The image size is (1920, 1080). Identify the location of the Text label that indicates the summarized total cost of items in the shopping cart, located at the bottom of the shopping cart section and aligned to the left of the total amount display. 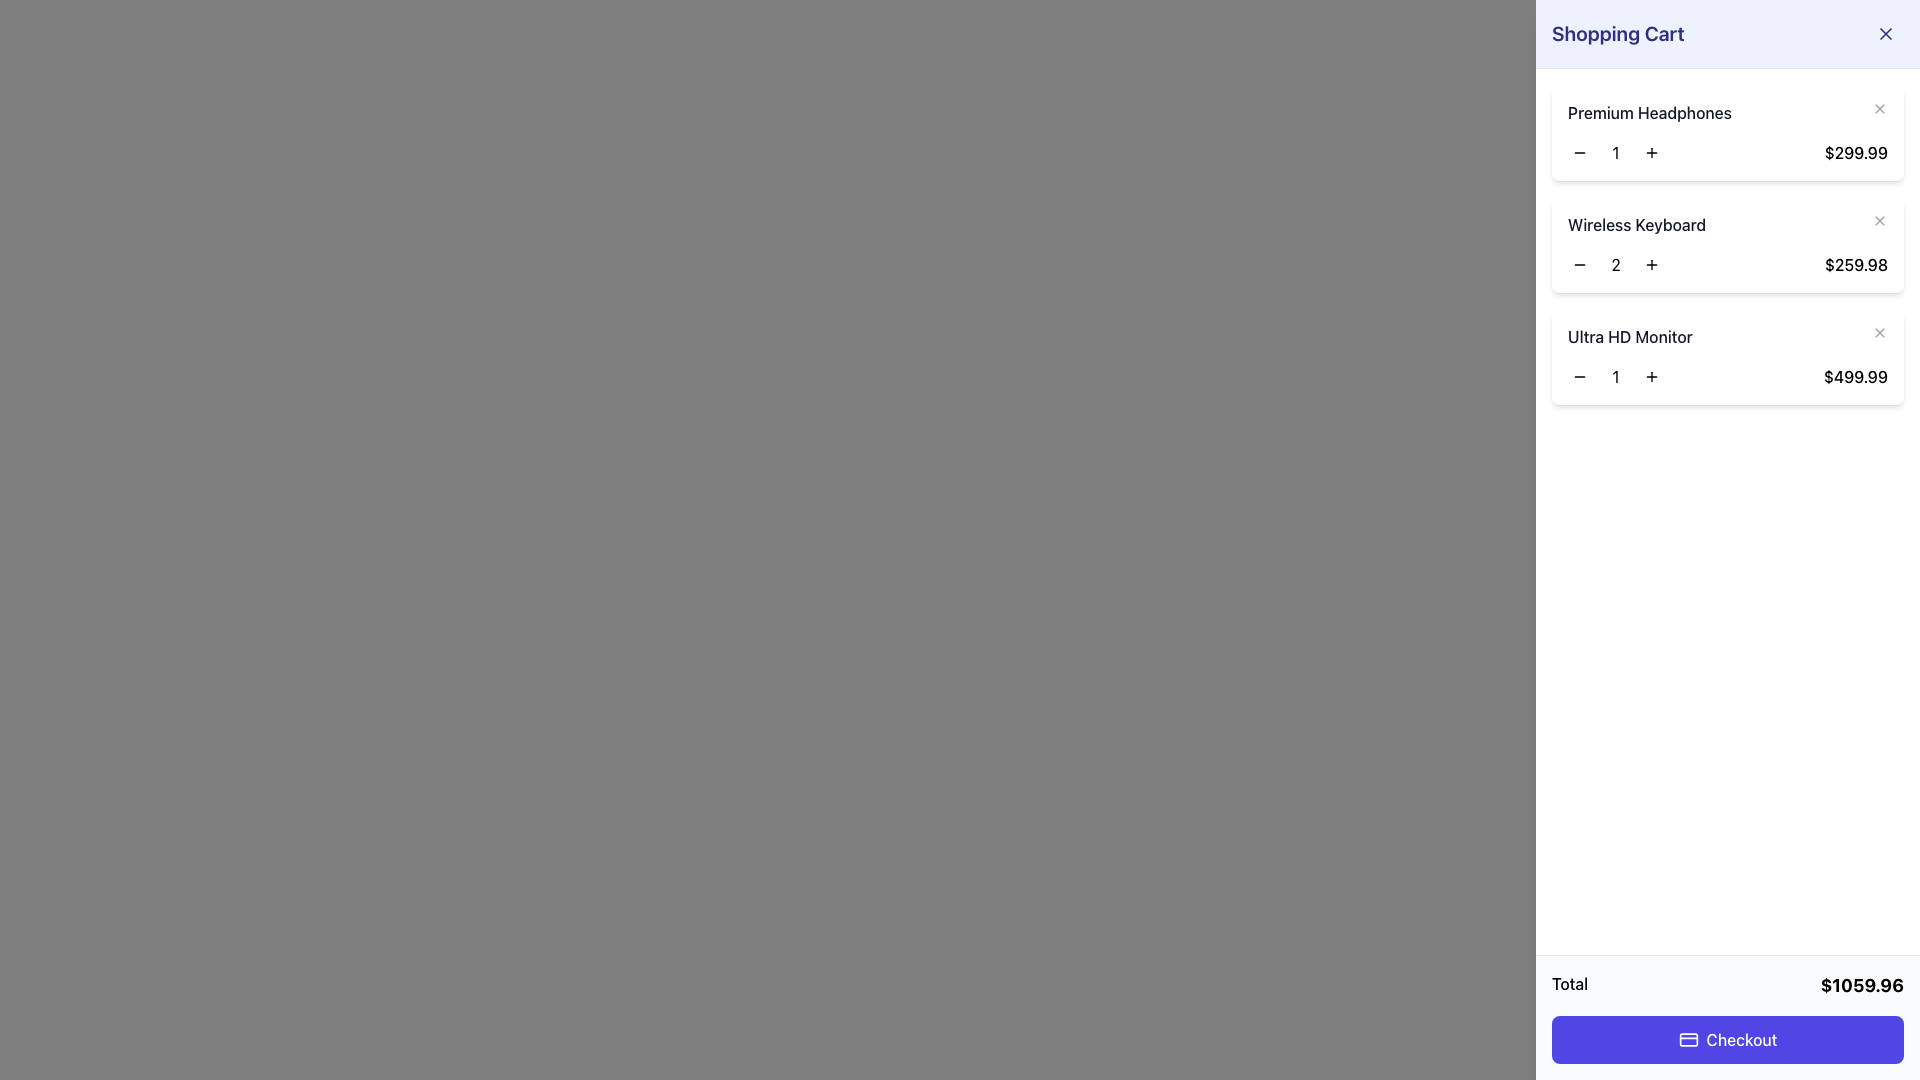
(1569, 985).